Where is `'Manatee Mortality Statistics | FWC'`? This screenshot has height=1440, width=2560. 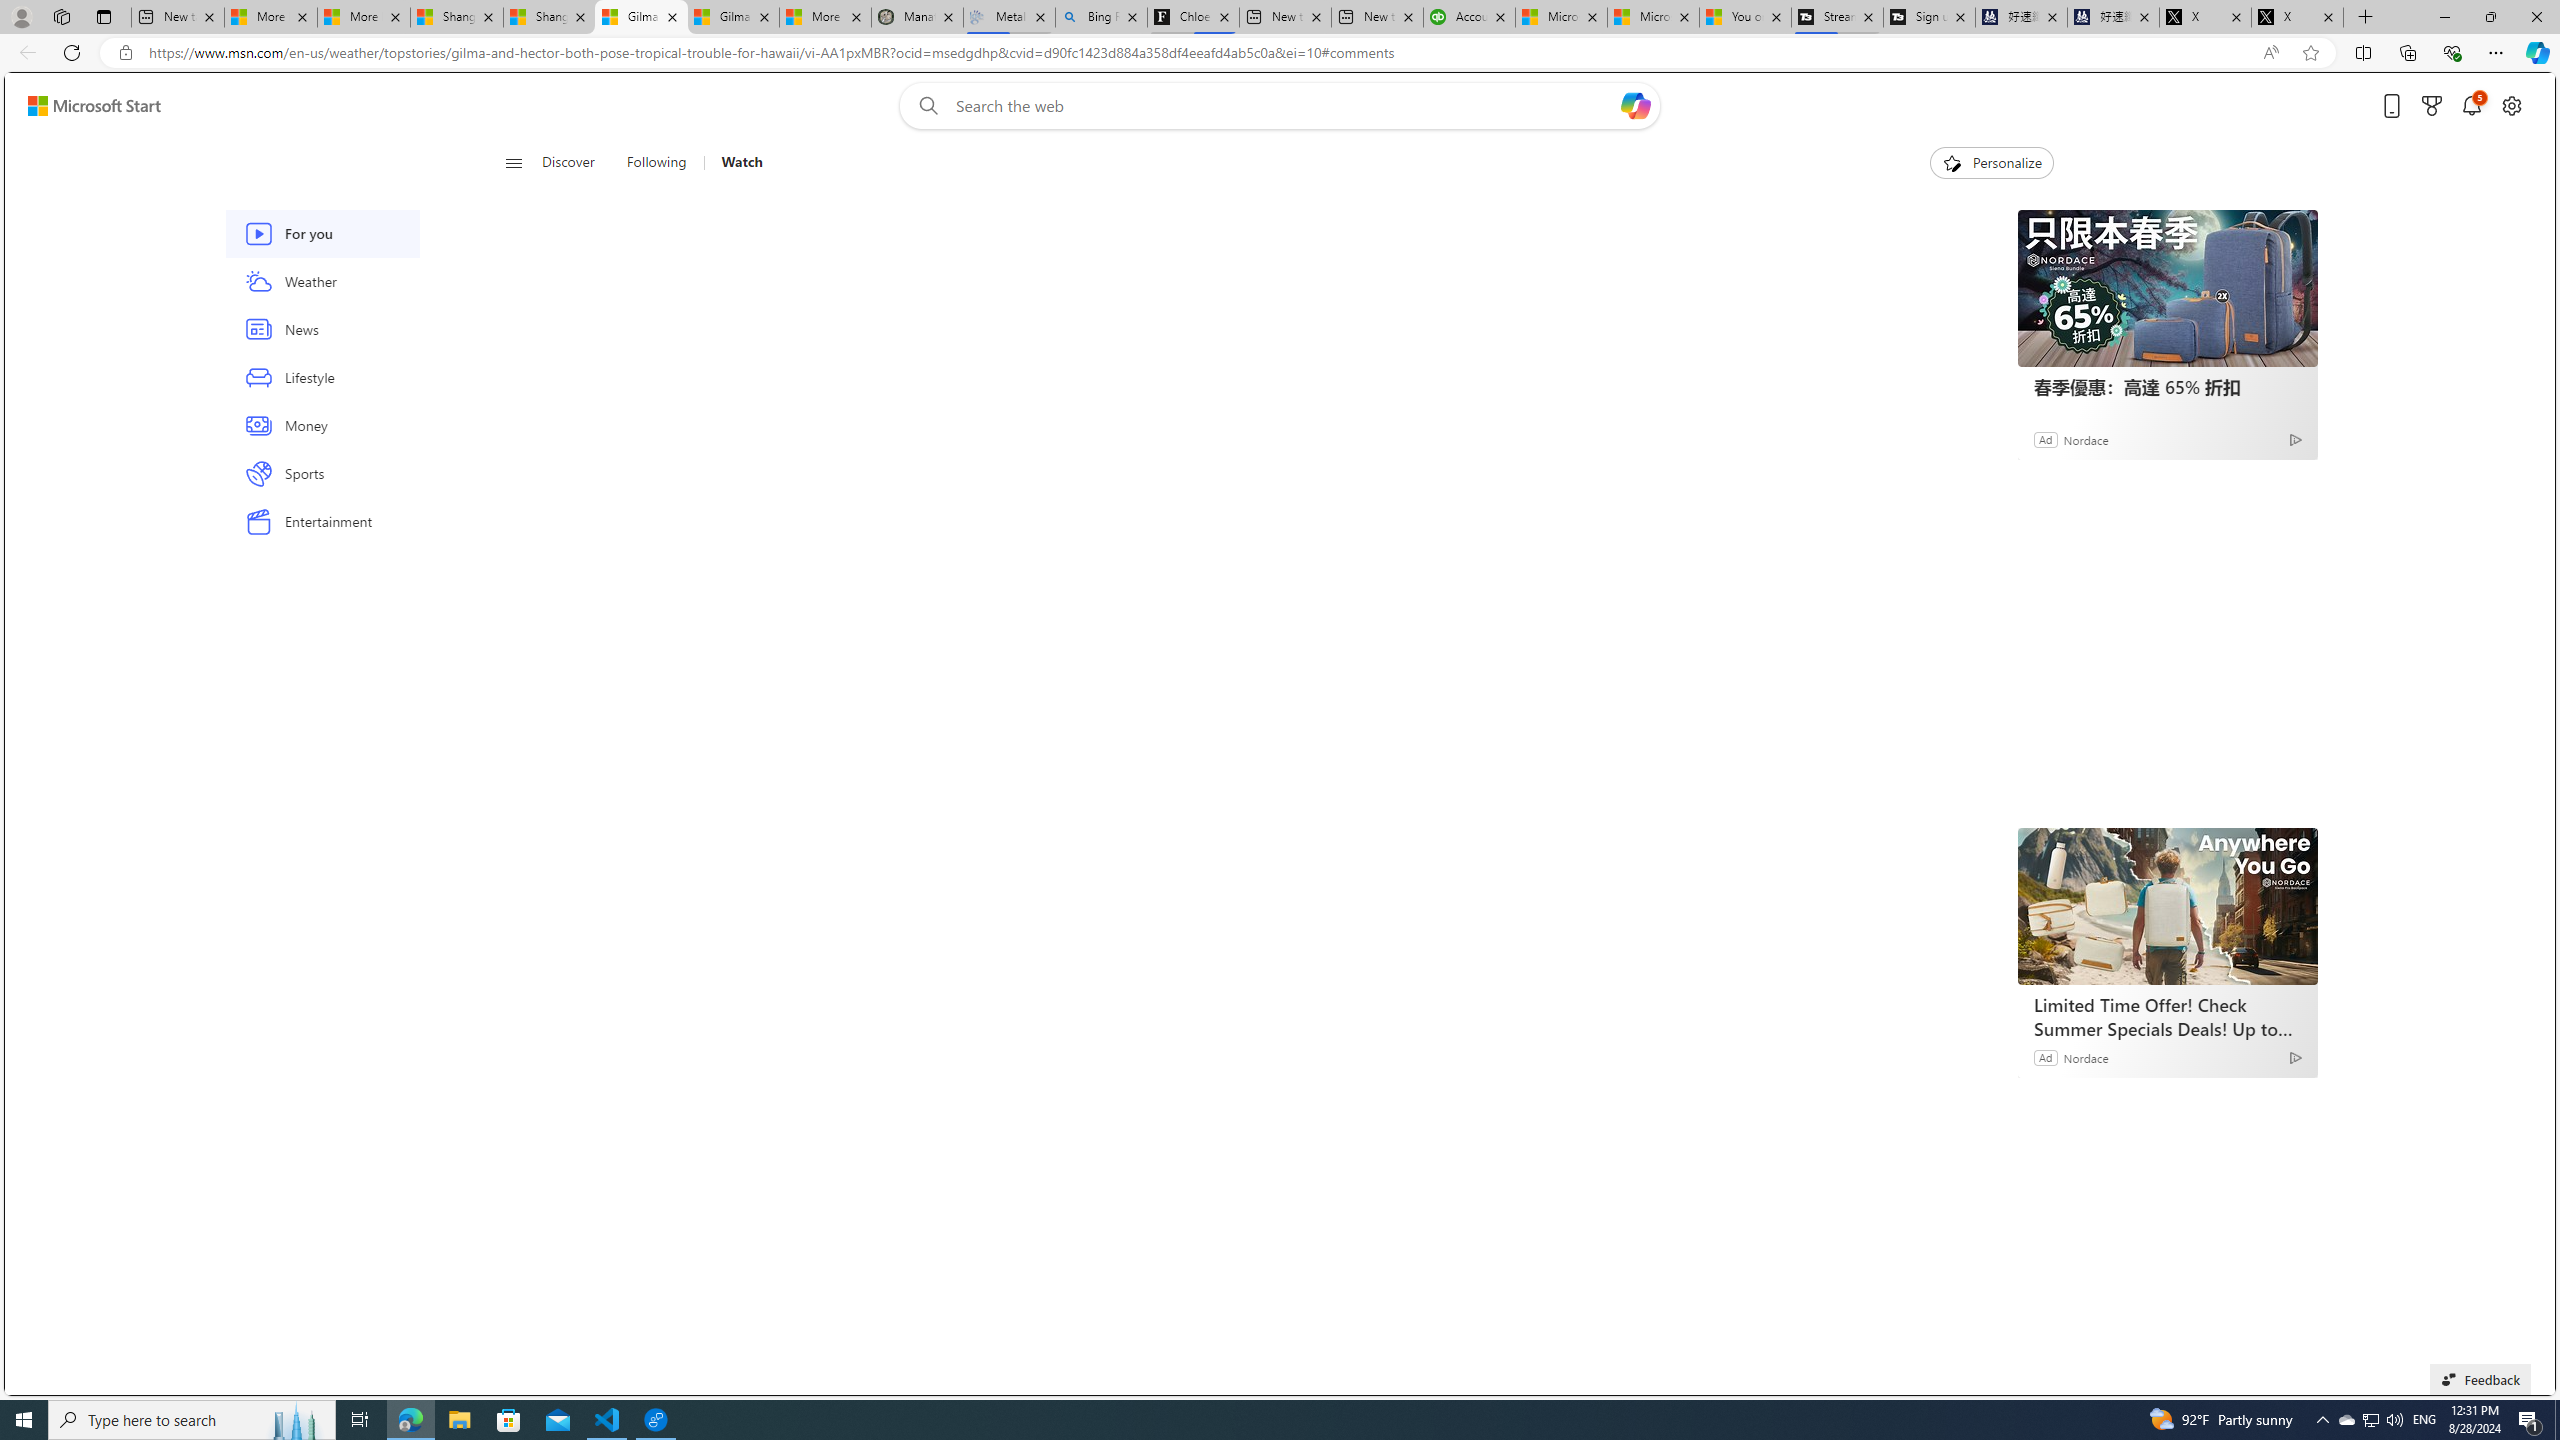
'Manatee Mortality Statistics | FWC' is located at coordinates (917, 16).